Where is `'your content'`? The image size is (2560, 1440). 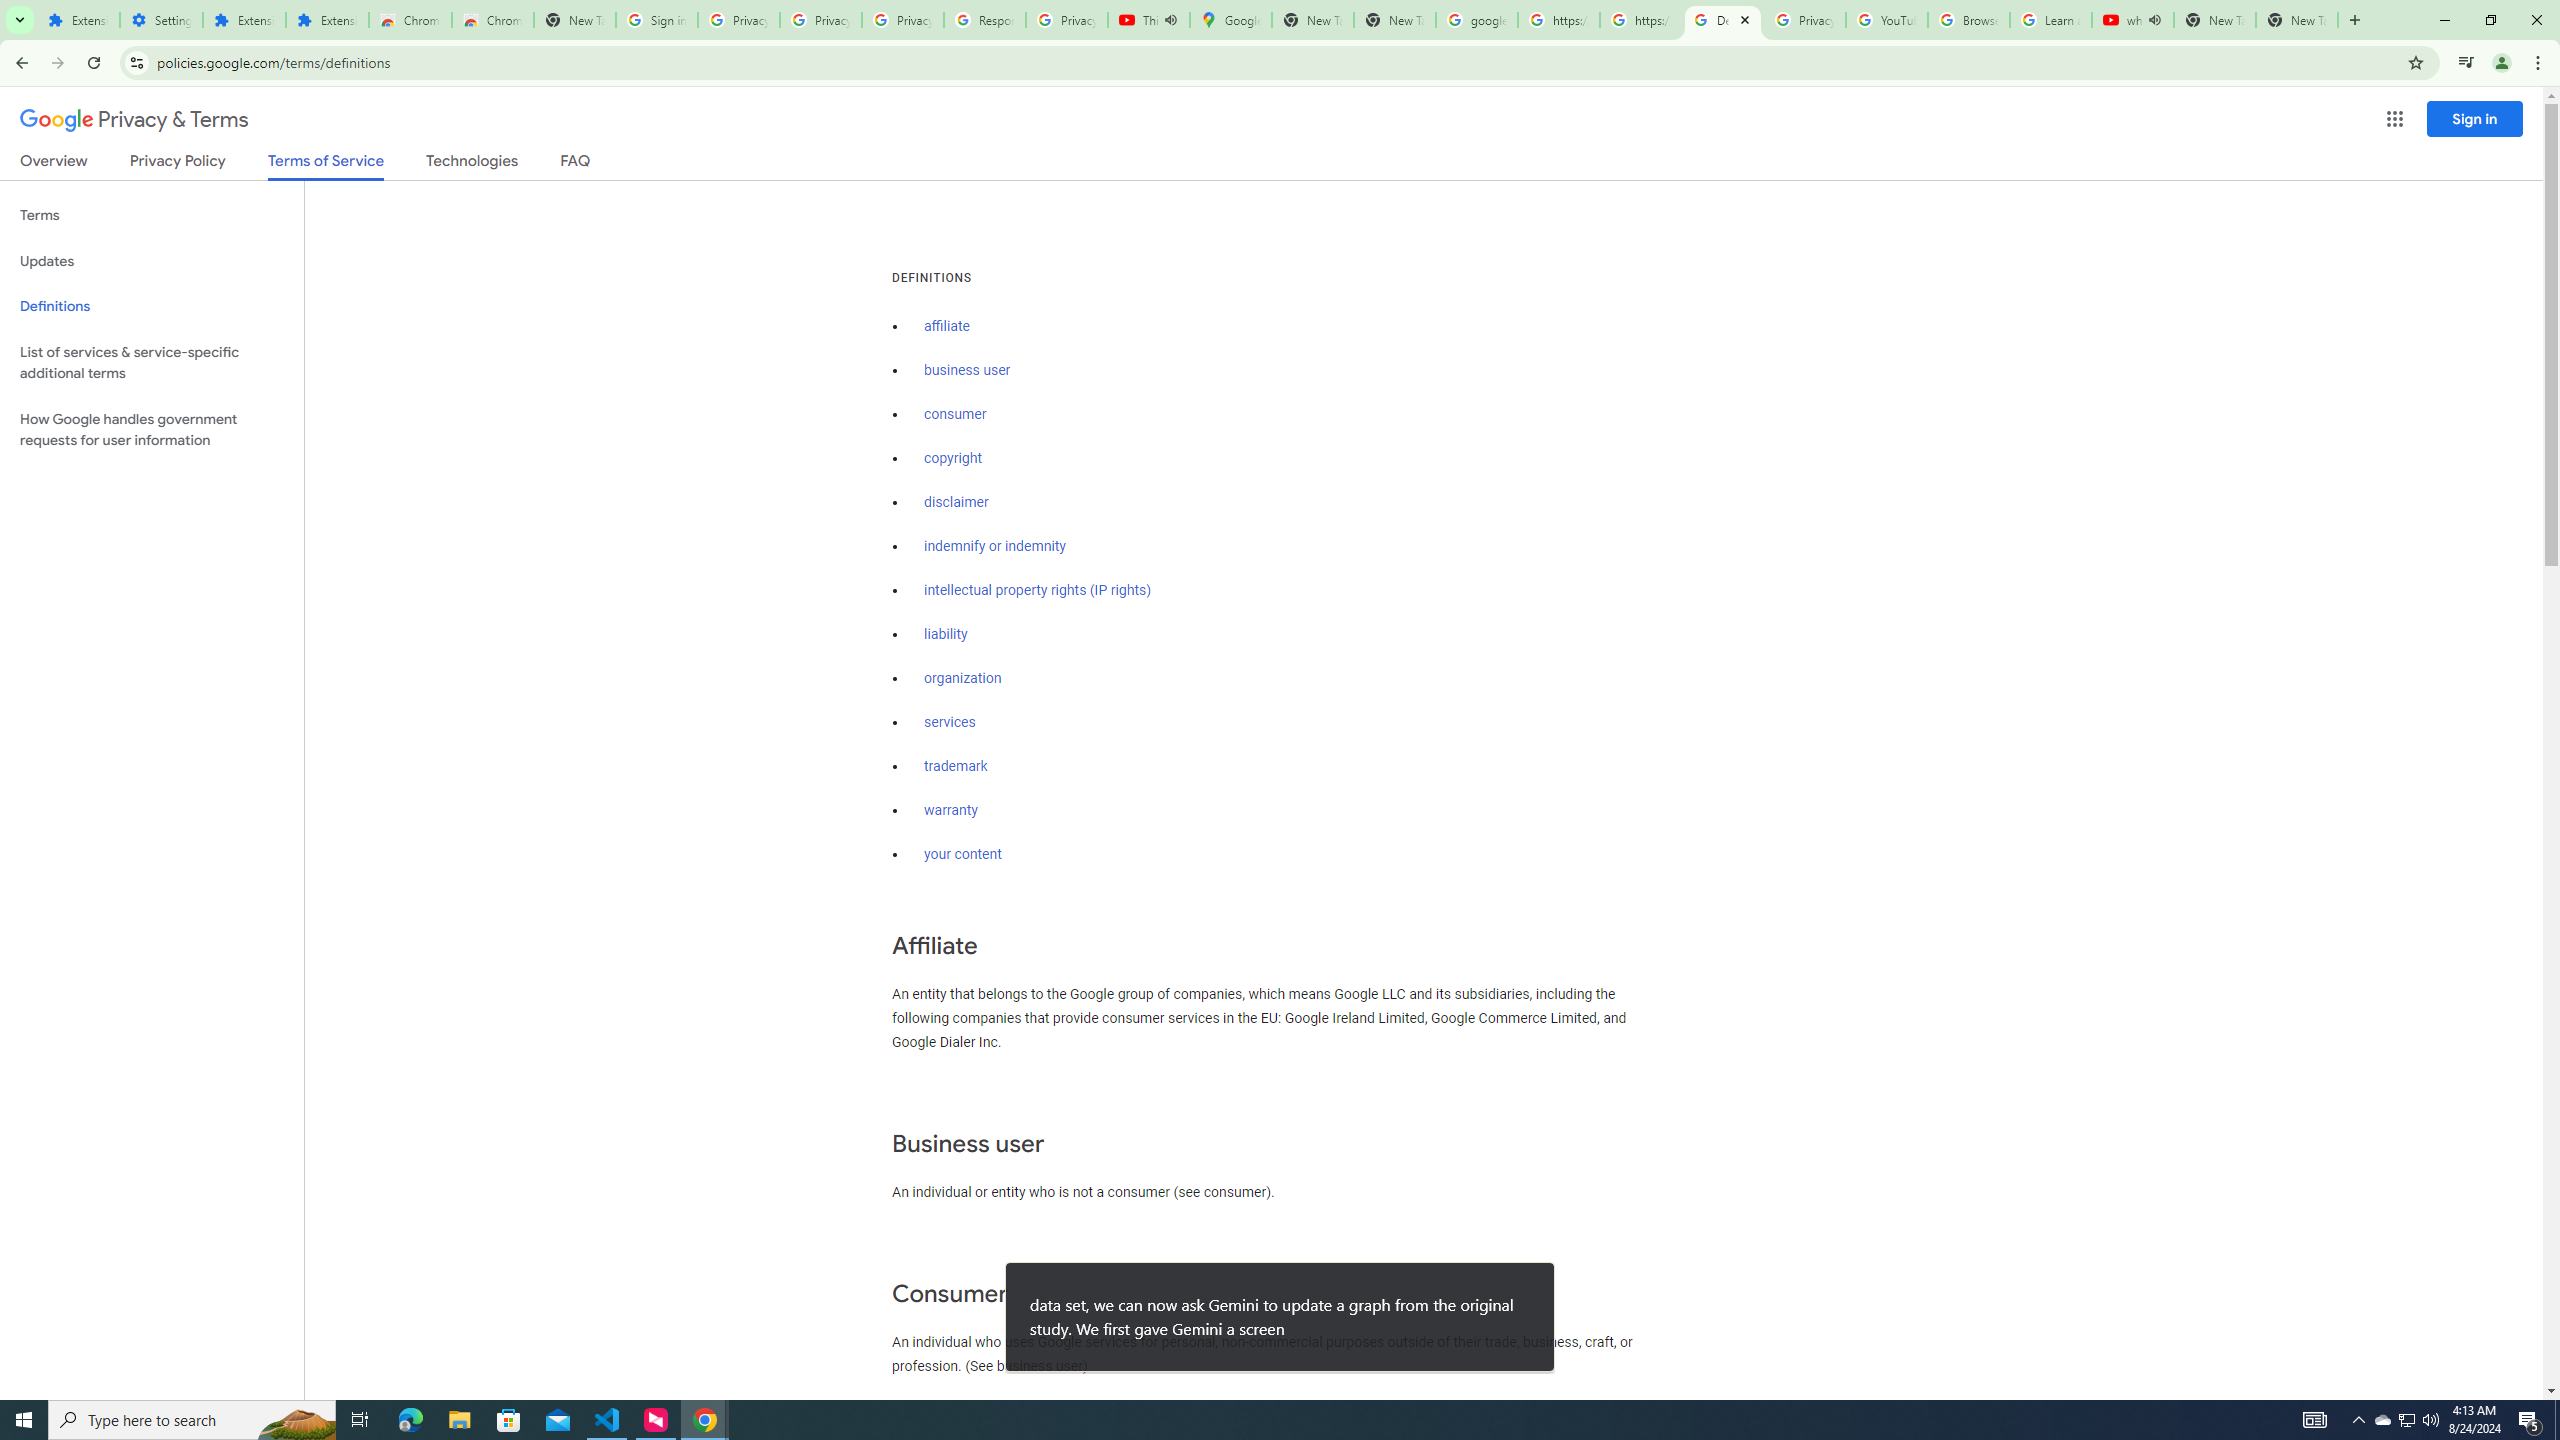 'your content' is located at coordinates (962, 854).